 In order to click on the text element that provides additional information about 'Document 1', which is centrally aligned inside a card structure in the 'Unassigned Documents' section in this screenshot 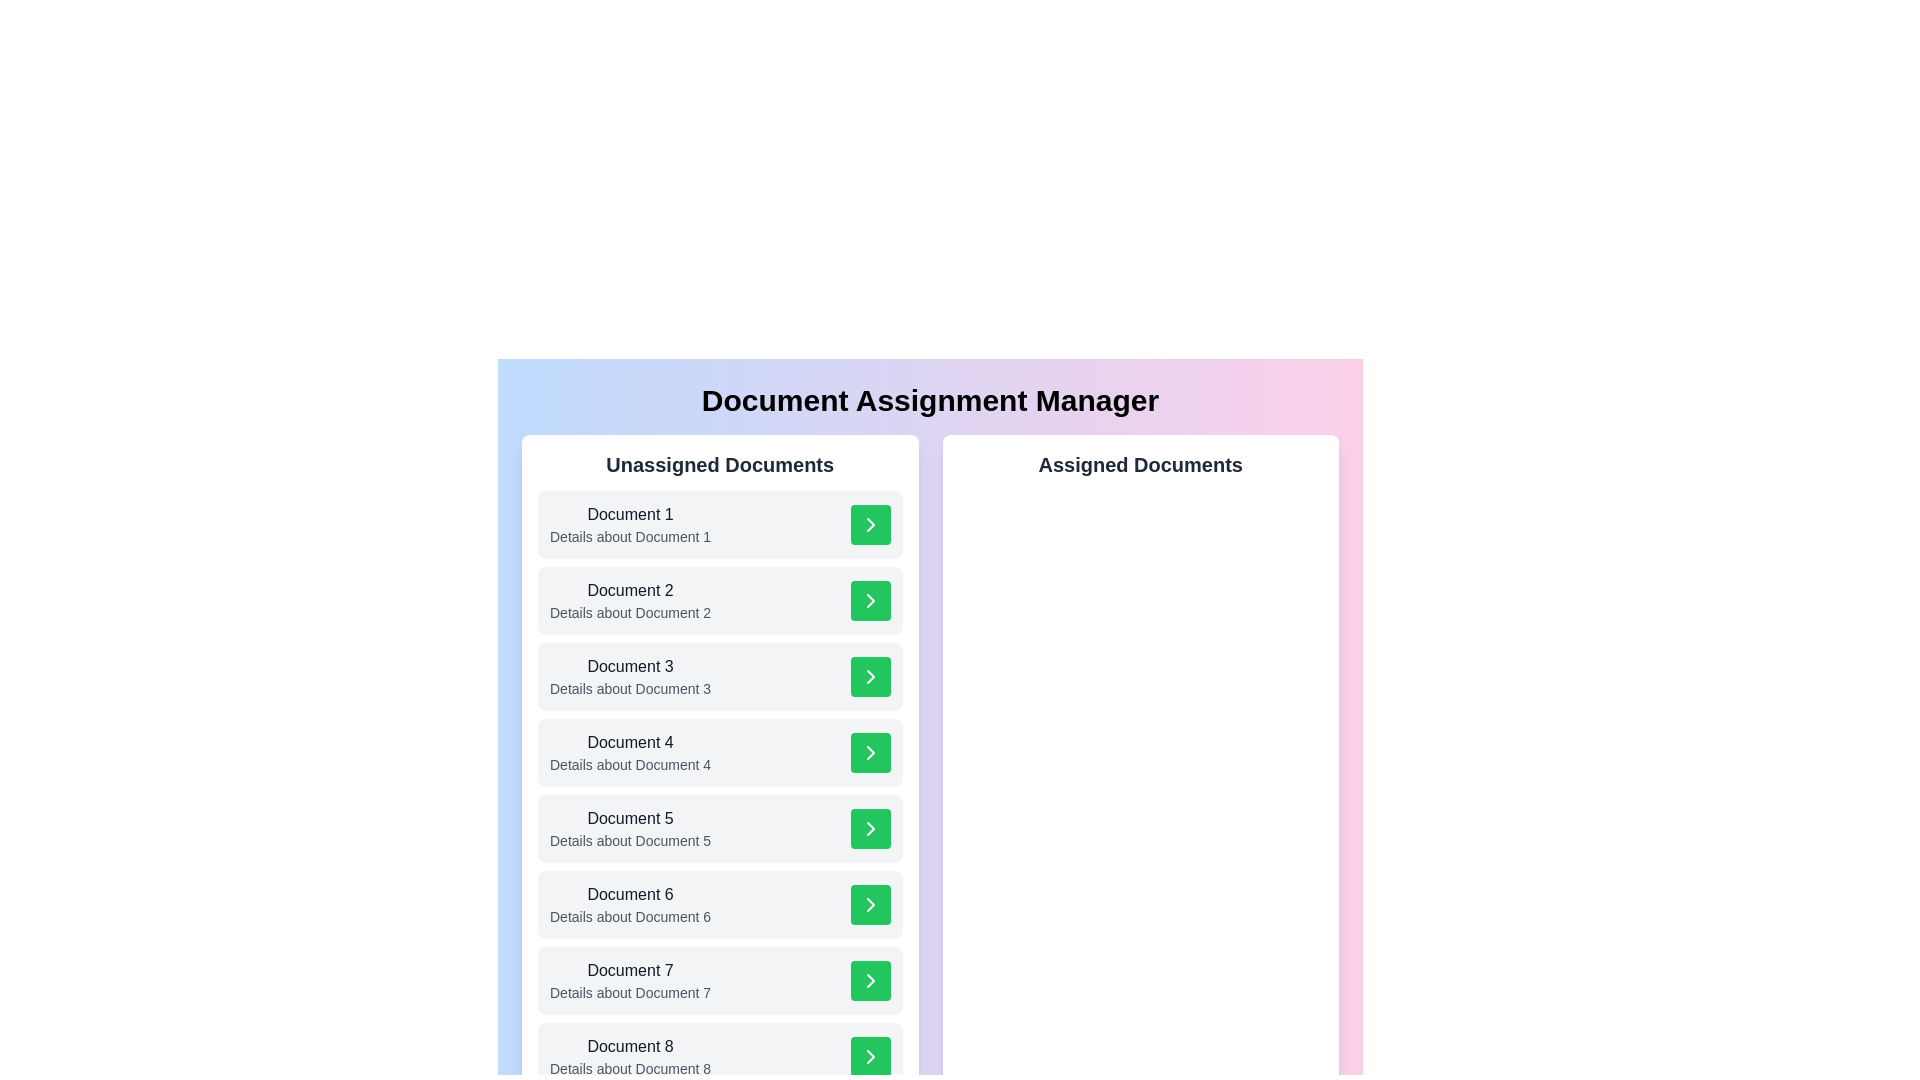, I will do `click(629, 535)`.